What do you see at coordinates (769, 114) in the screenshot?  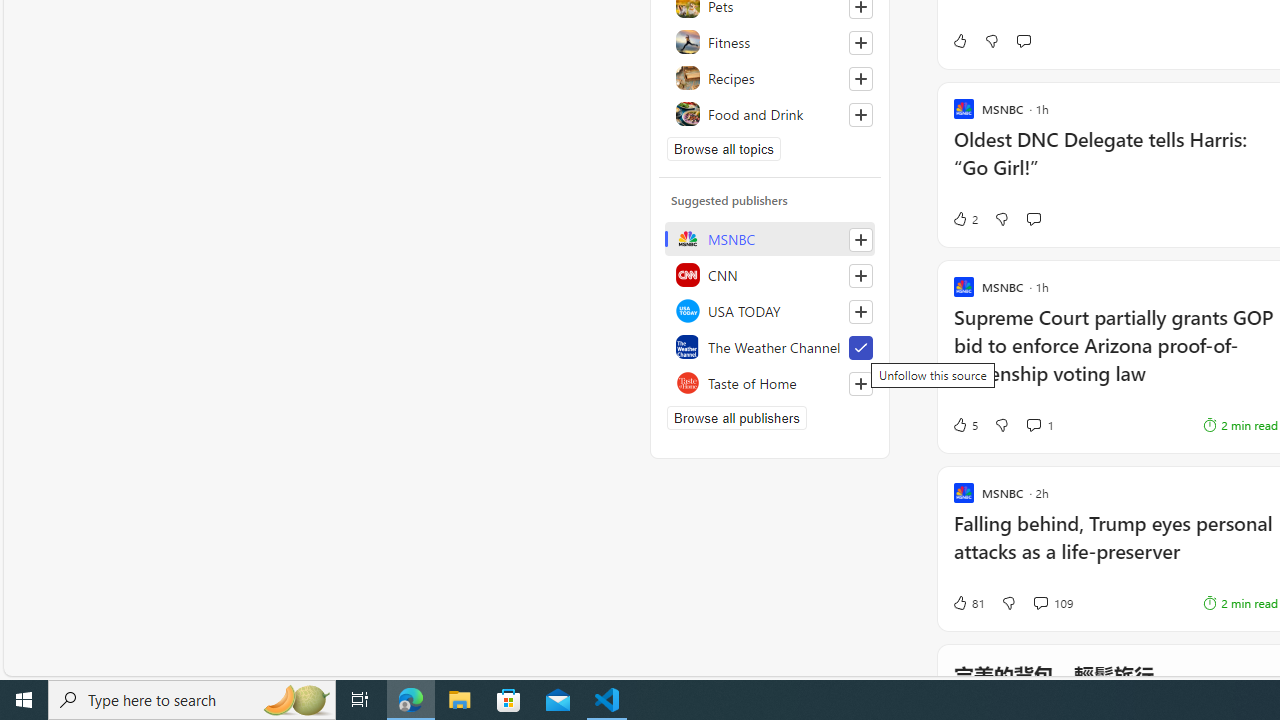 I see `'Food and Drink'` at bounding box center [769, 114].